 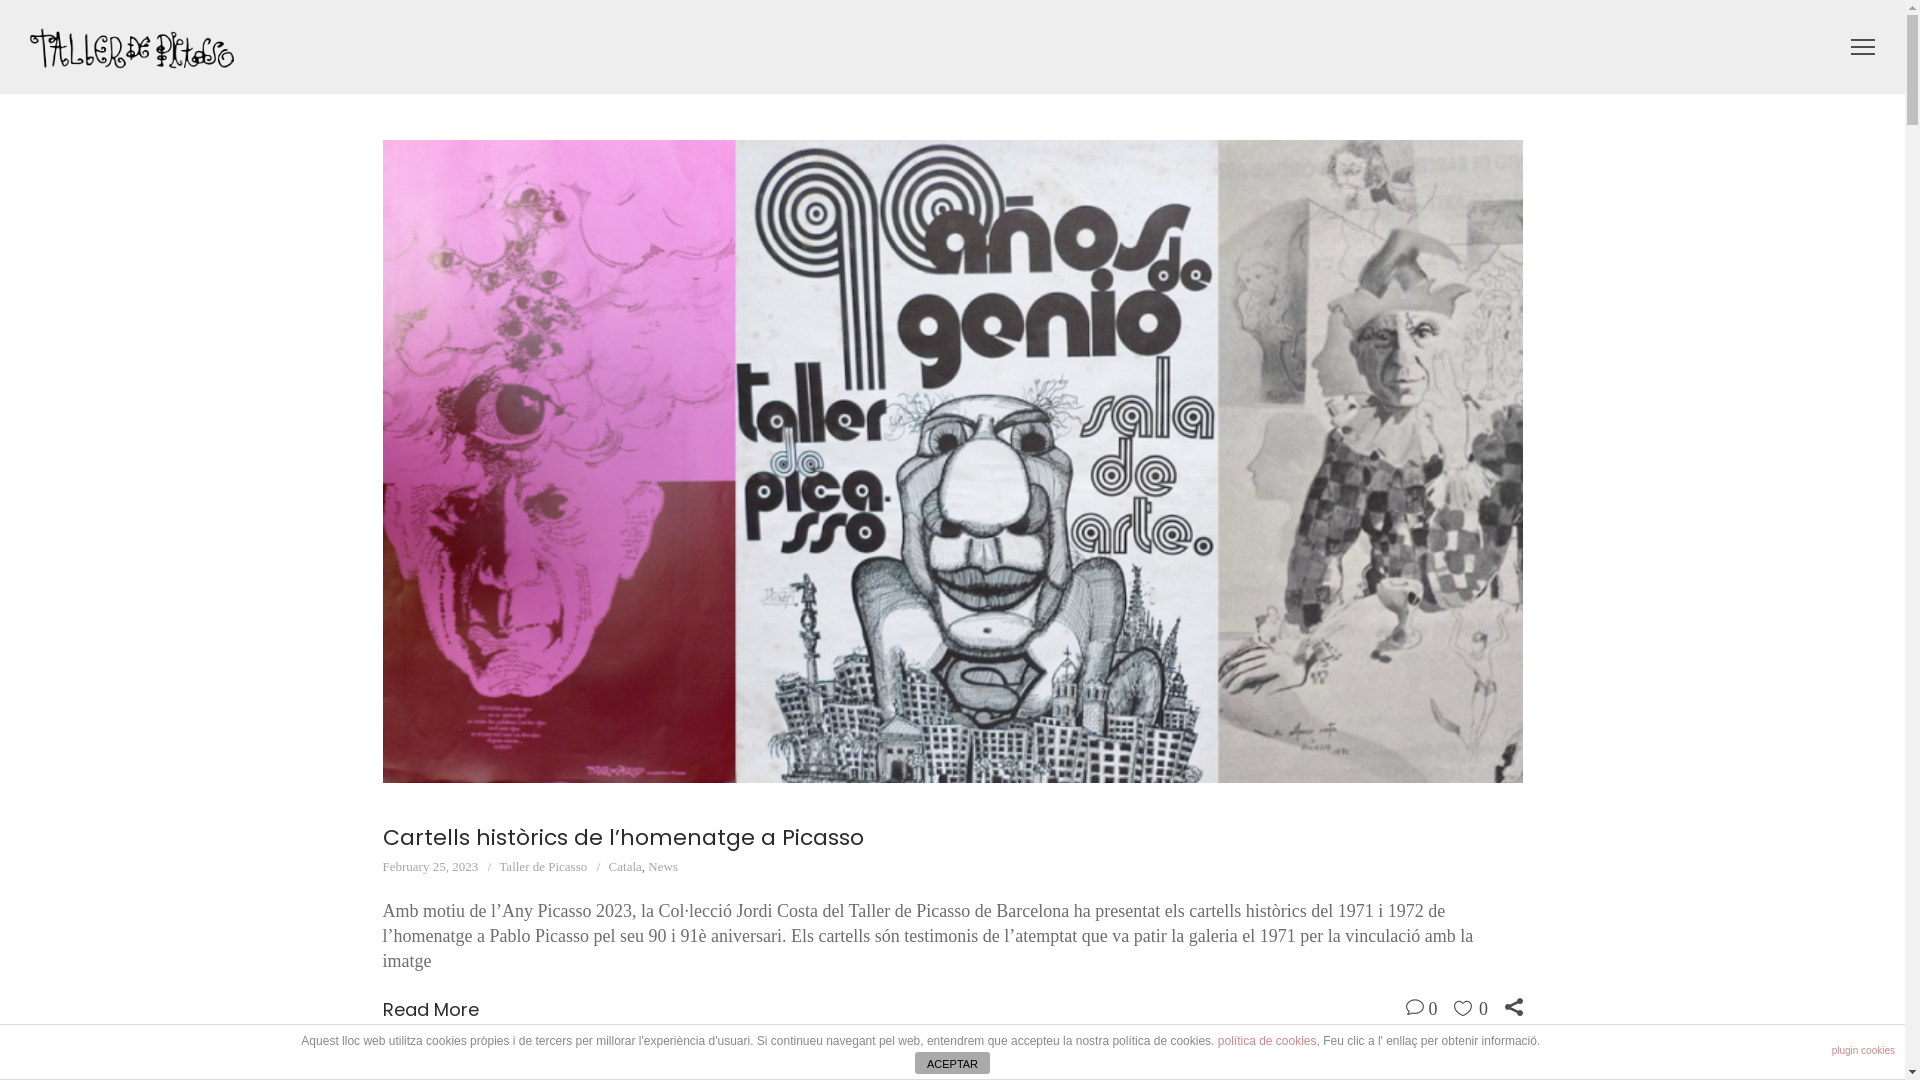 I want to click on 'Taller de Picasso', so click(x=542, y=865).